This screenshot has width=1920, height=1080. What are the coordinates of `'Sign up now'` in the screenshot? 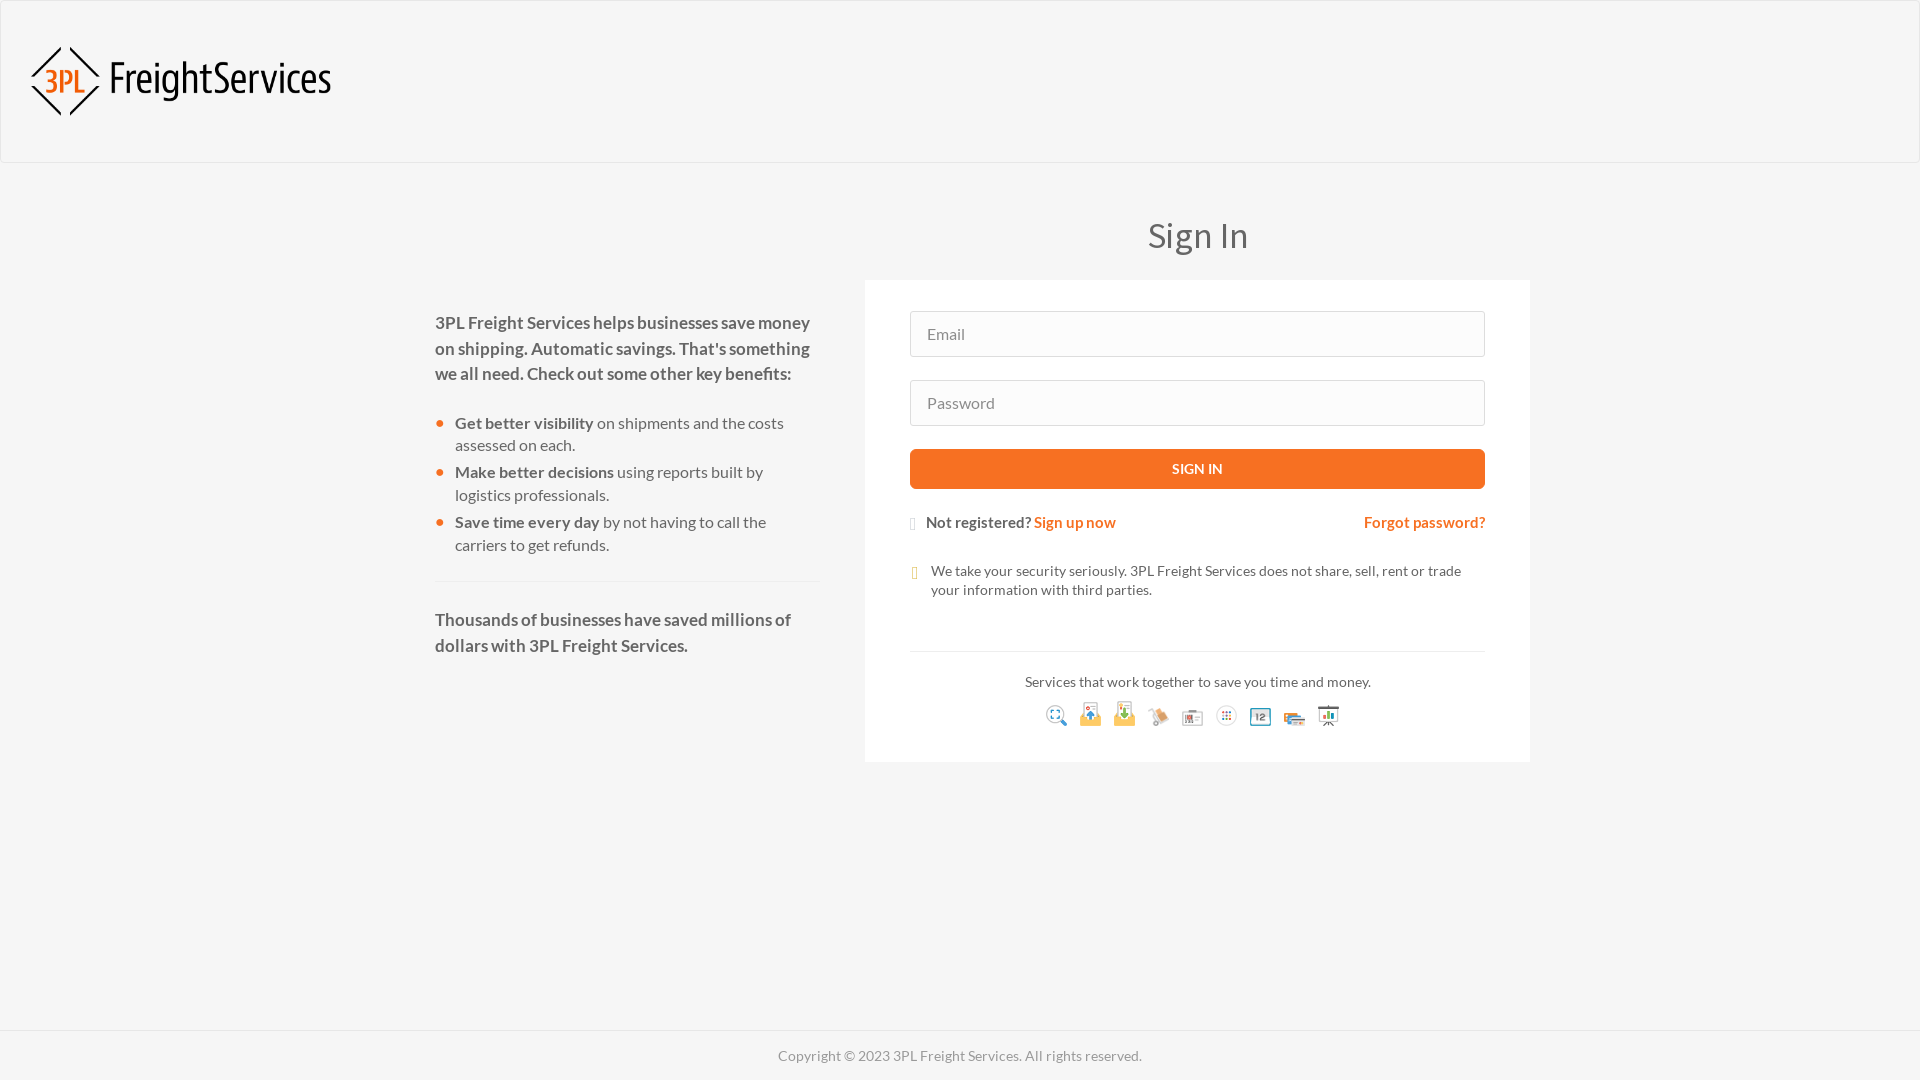 It's located at (1074, 520).